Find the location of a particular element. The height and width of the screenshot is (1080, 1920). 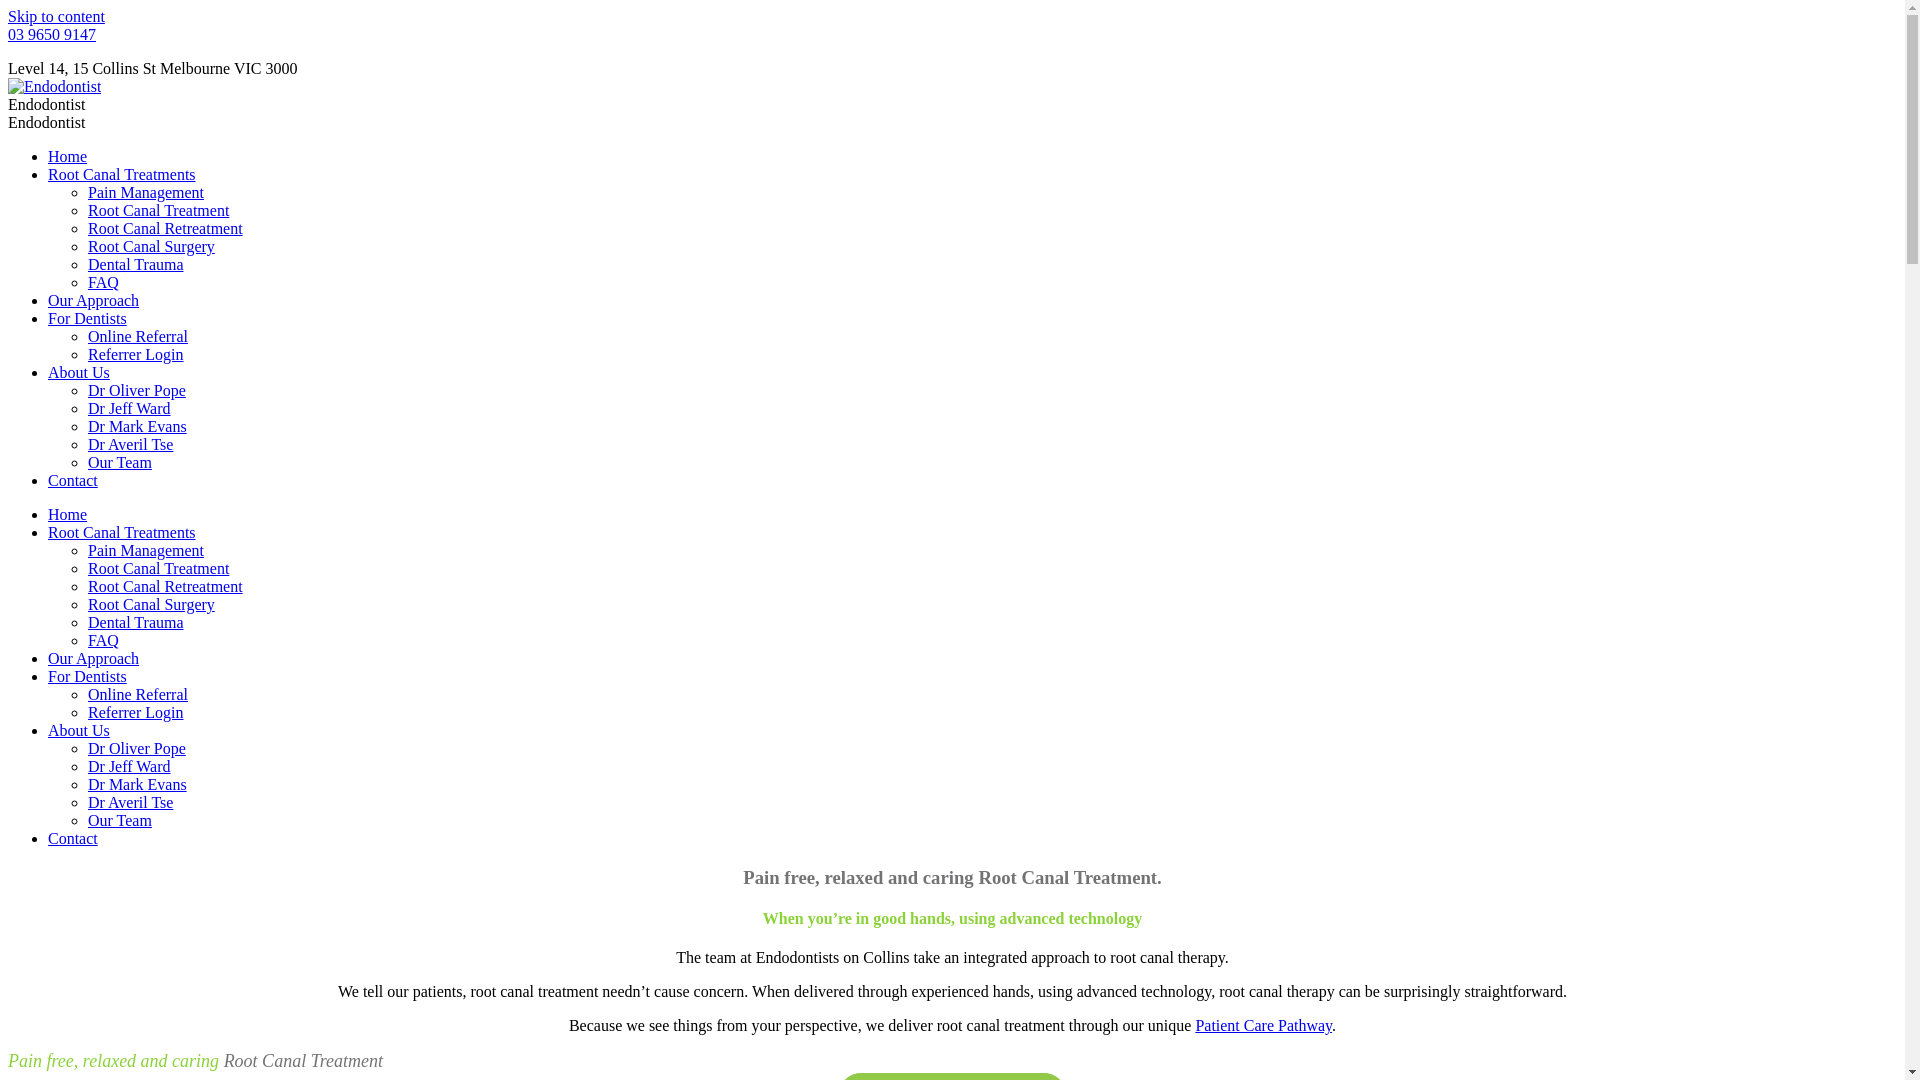

'Contact' is located at coordinates (72, 480).